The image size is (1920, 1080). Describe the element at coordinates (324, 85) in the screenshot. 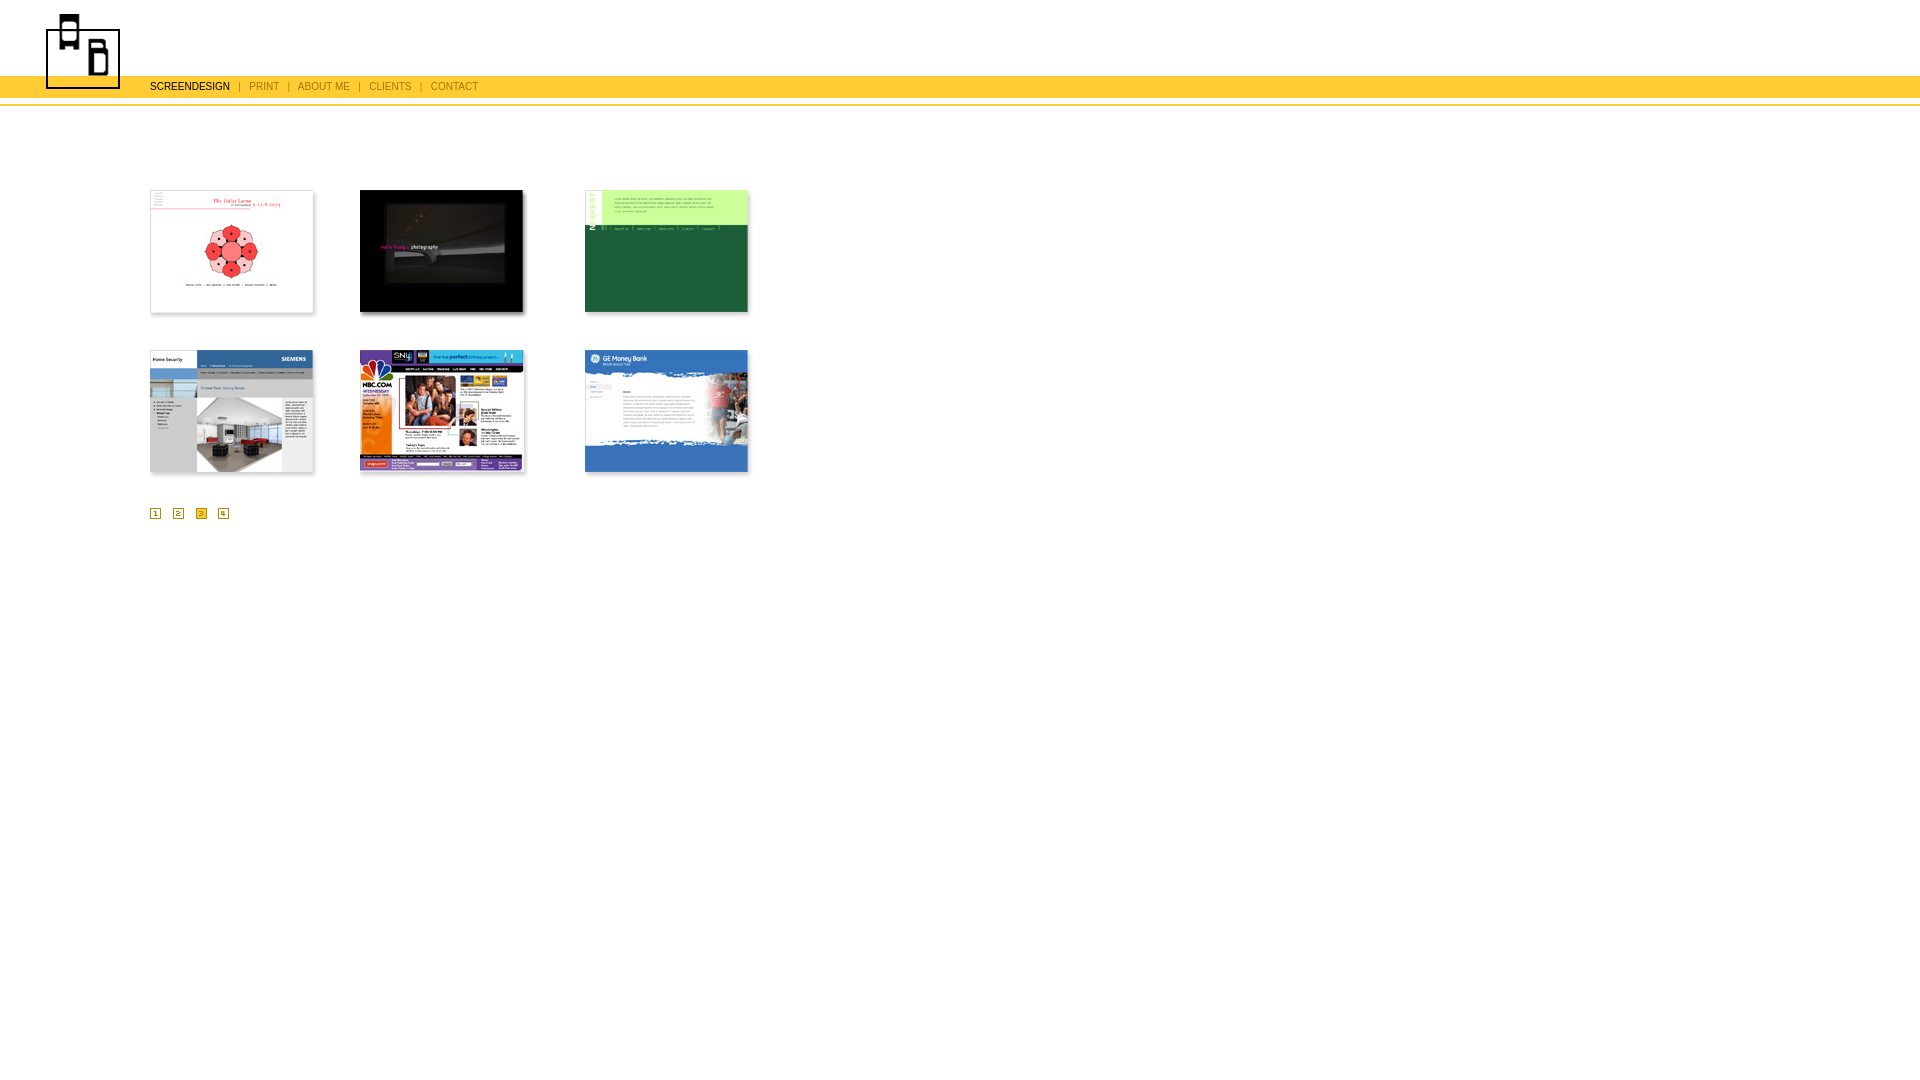

I see `'ABOUT ME'` at that location.